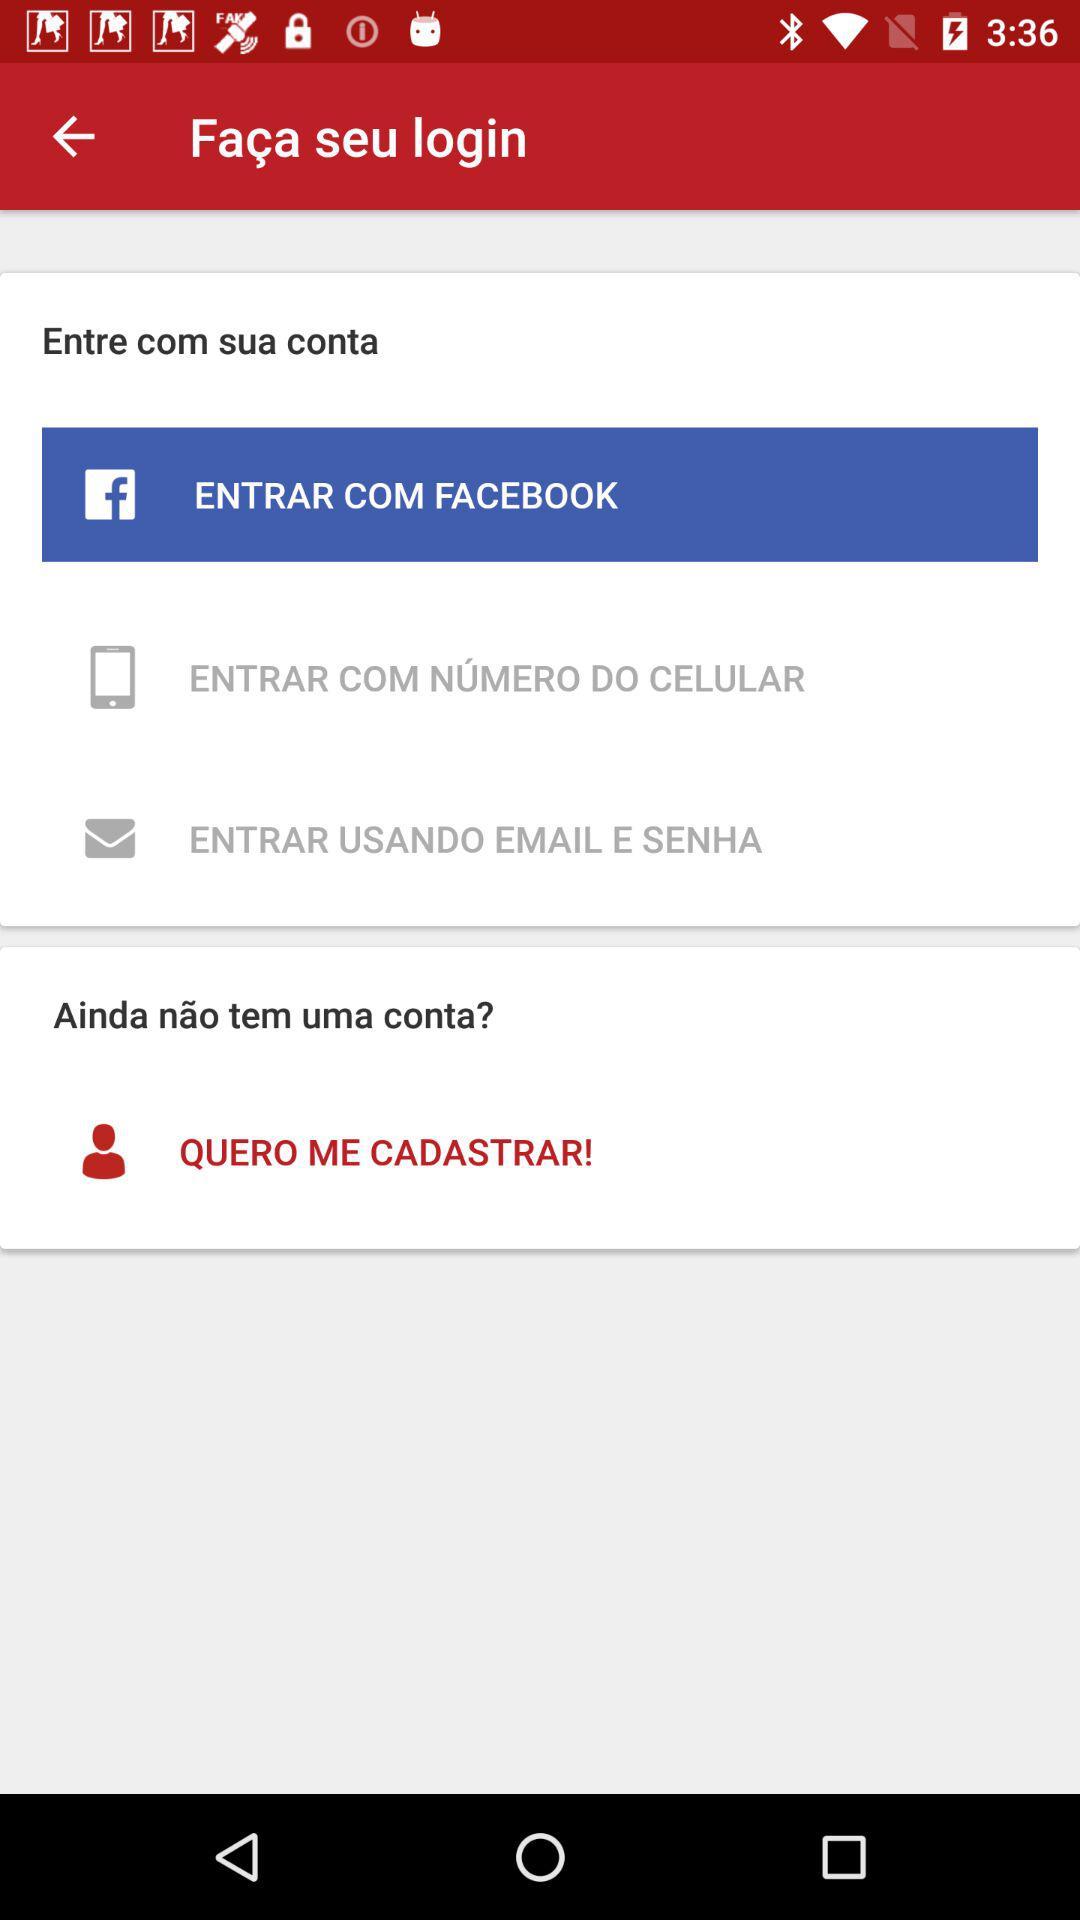  I want to click on the quero me cadastrar! icon, so click(540, 1151).